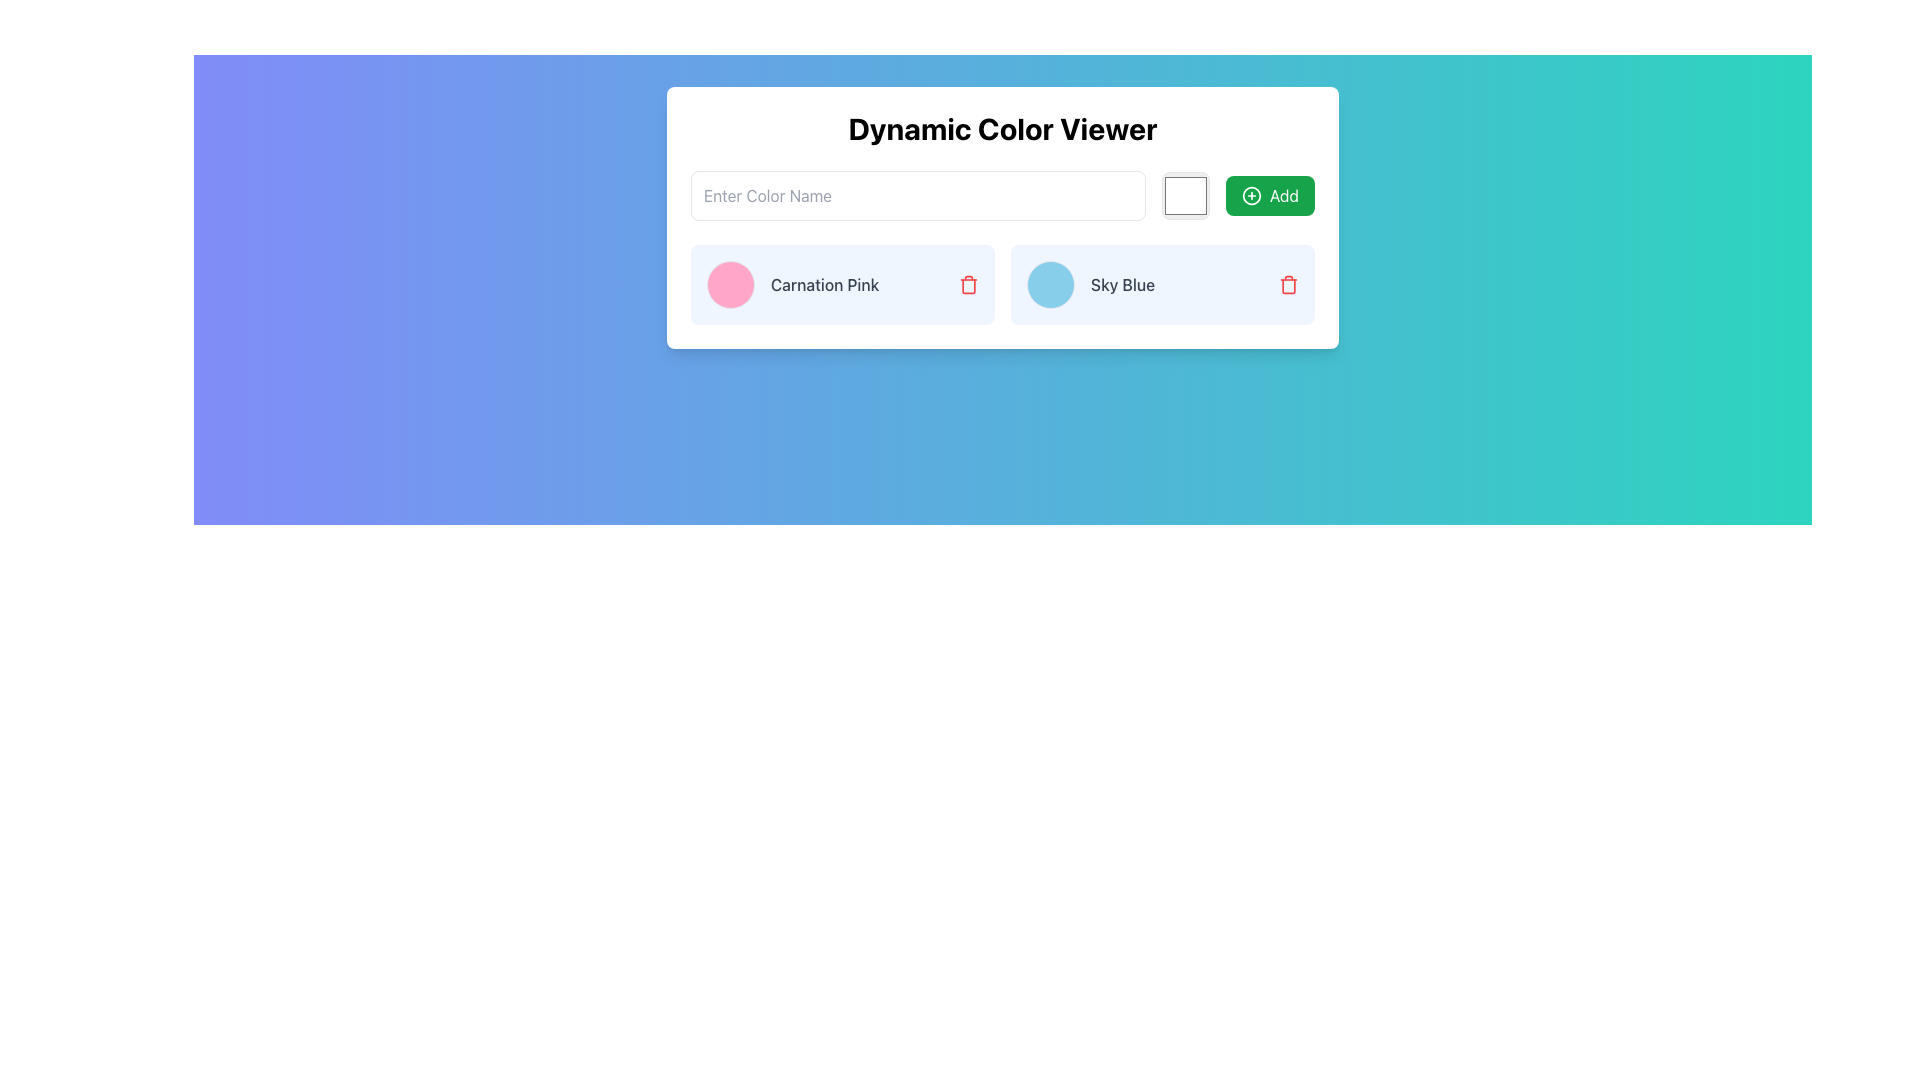 The image size is (1920, 1080). What do you see at coordinates (1090, 285) in the screenshot?
I see `the 'Sky Blue' color option group, which includes a blue color preview and a label, located in the middle of a light blue card below the 'Dynamic Color Viewer' header` at bounding box center [1090, 285].